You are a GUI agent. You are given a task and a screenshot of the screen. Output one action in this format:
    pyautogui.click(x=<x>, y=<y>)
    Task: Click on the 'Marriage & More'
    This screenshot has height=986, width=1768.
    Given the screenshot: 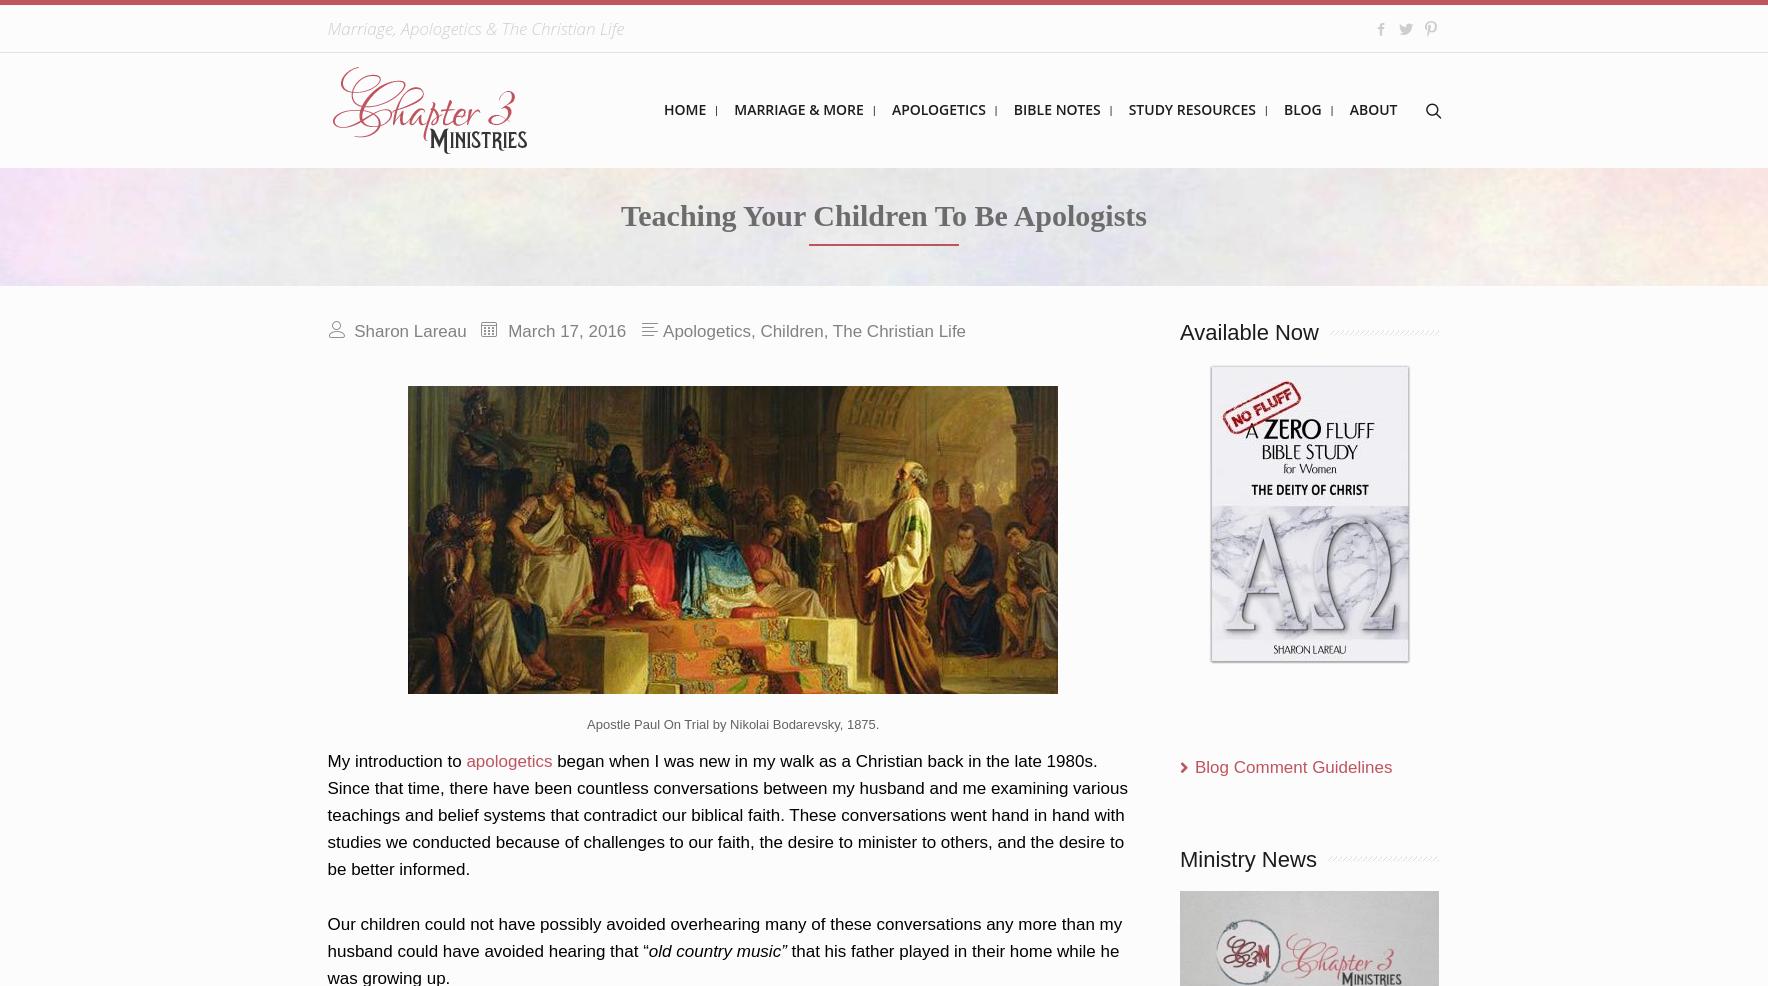 What is the action you would take?
    pyautogui.click(x=734, y=109)
    